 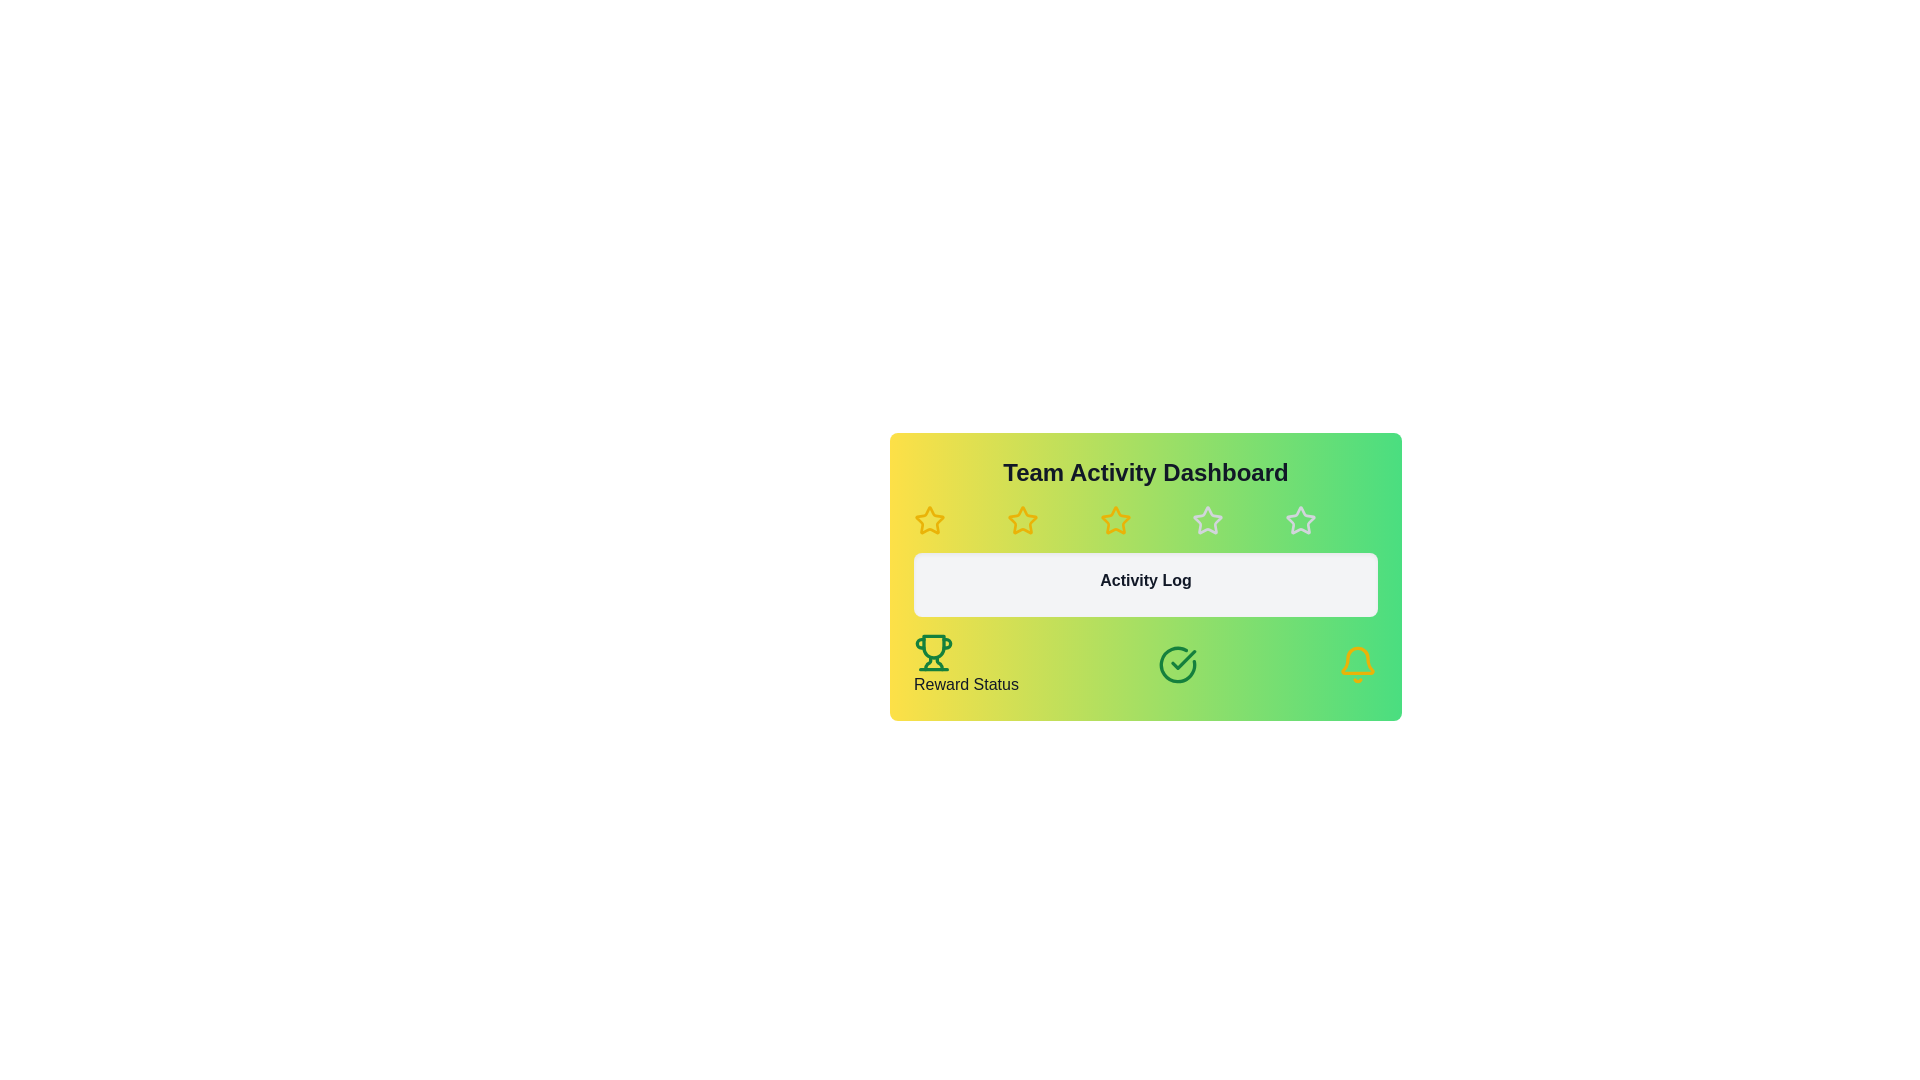 I want to click on the trophy icon located in the bottom-left corner of the interface, which represents achievement or reward, directly above the 'Reward Status' text label, so click(x=933, y=652).